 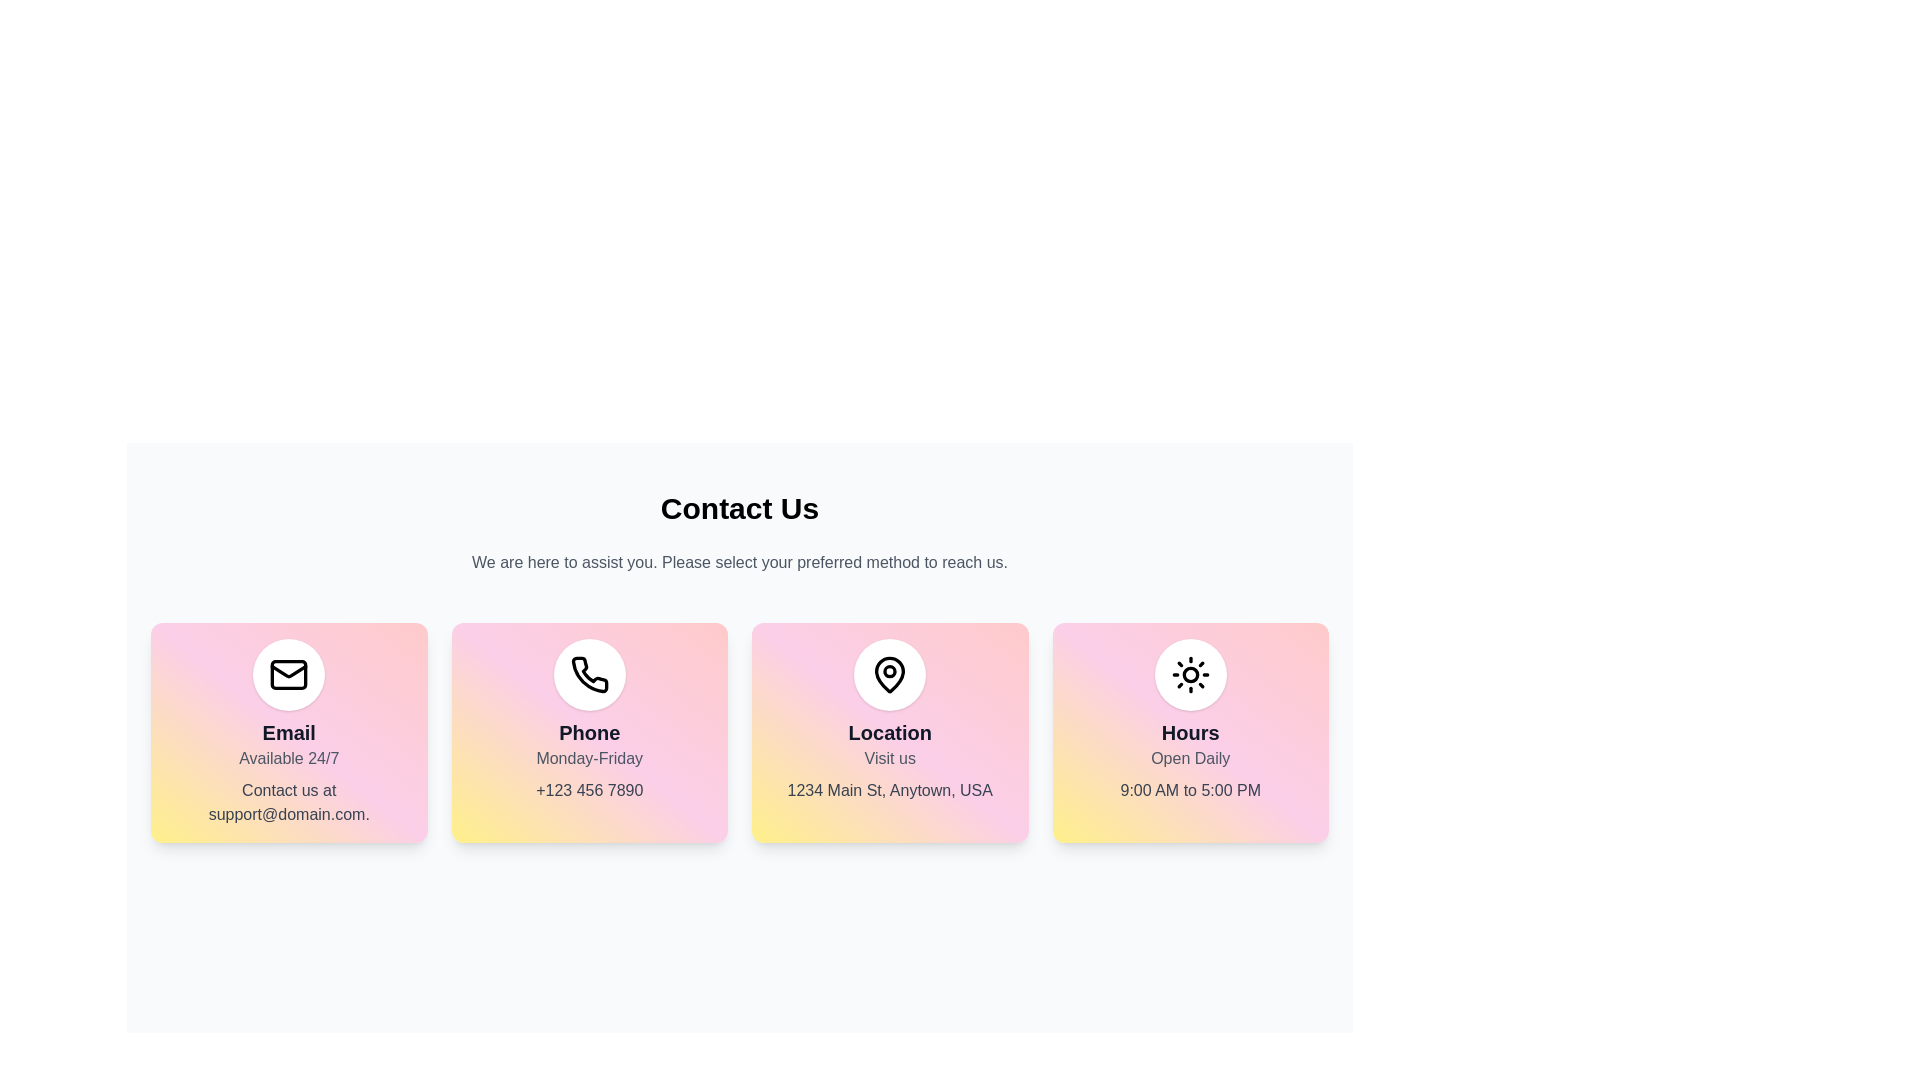 I want to click on contact email address displayed in the text label located below 'Available 24/7' in the first card ('Email') within a row of four cards, so click(x=288, y=801).